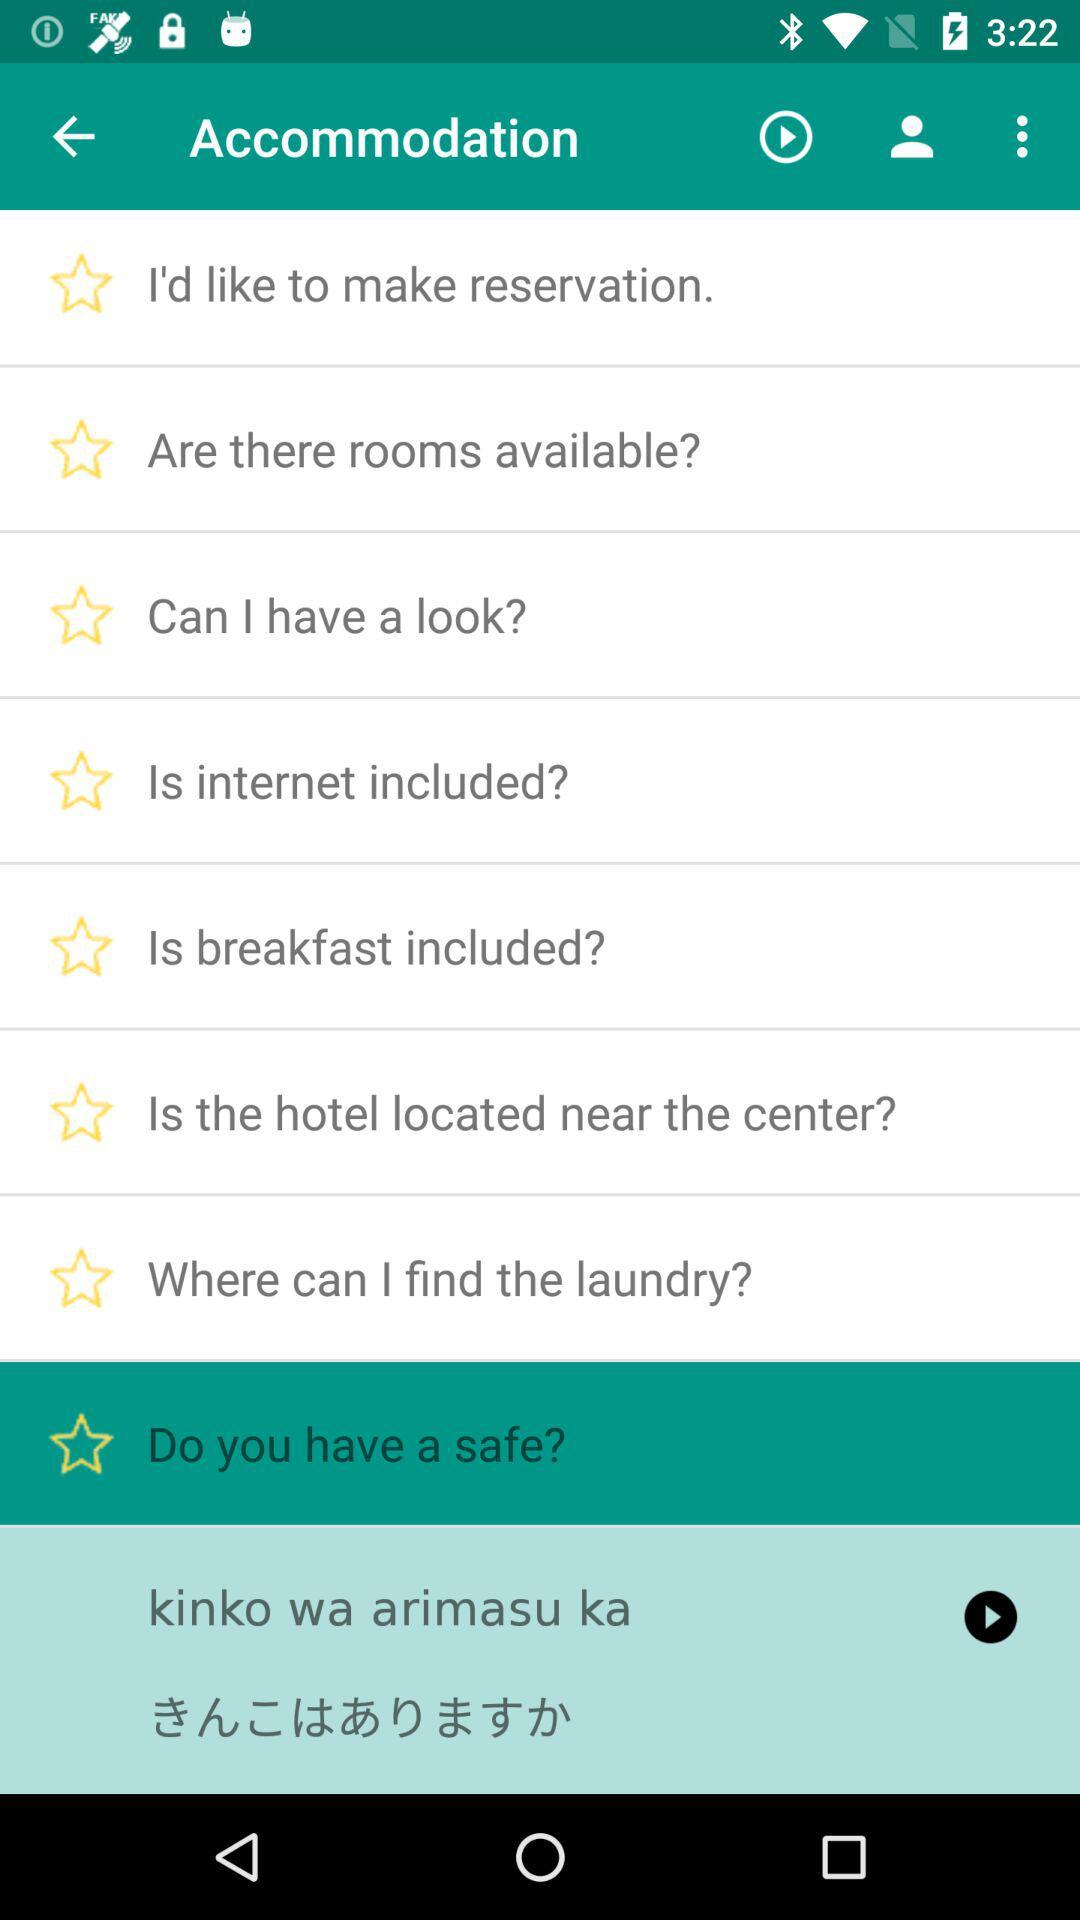  Describe the element at coordinates (911, 135) in the screenshot. I see `icon above the is the hotel` at that location.